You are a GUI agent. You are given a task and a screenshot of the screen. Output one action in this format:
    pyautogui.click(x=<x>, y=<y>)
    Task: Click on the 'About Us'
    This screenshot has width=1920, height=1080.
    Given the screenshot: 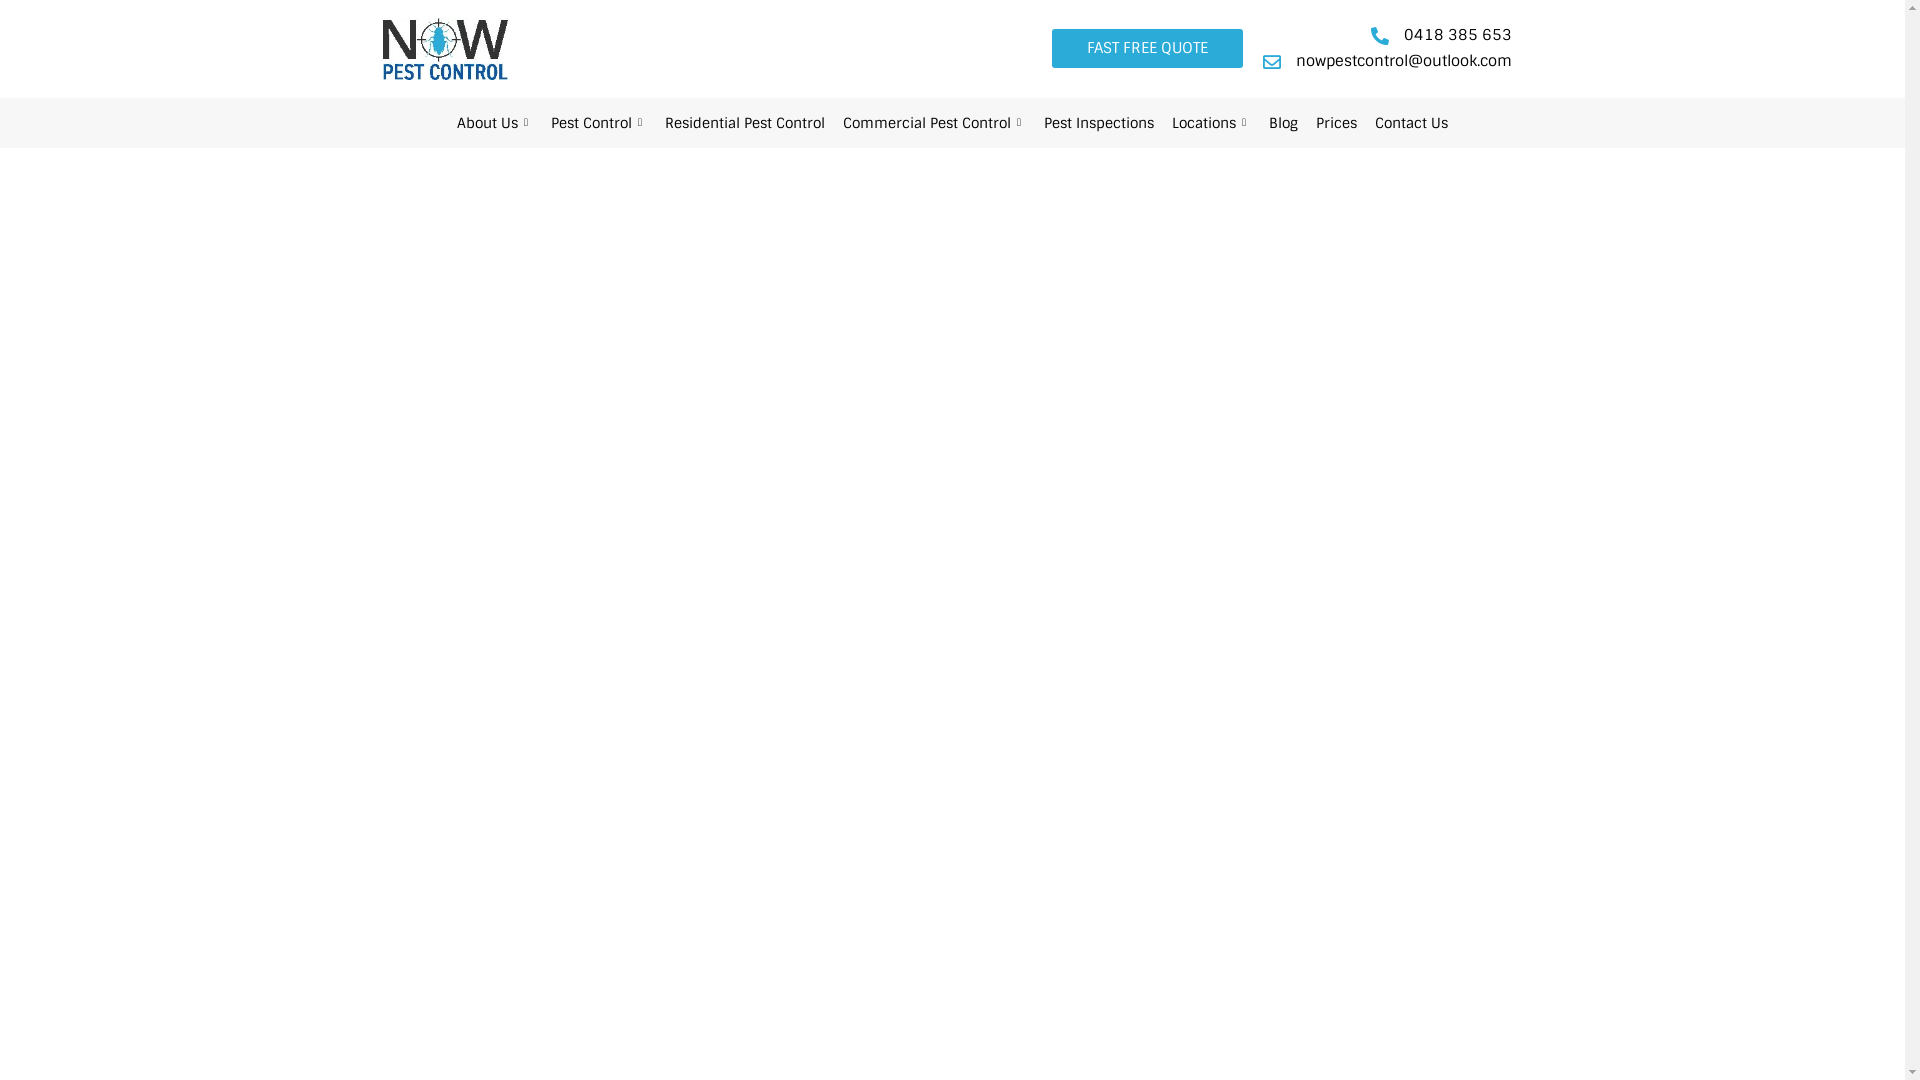 What is the action you would take?
    pyautogui.click(x=494, y=123)
    